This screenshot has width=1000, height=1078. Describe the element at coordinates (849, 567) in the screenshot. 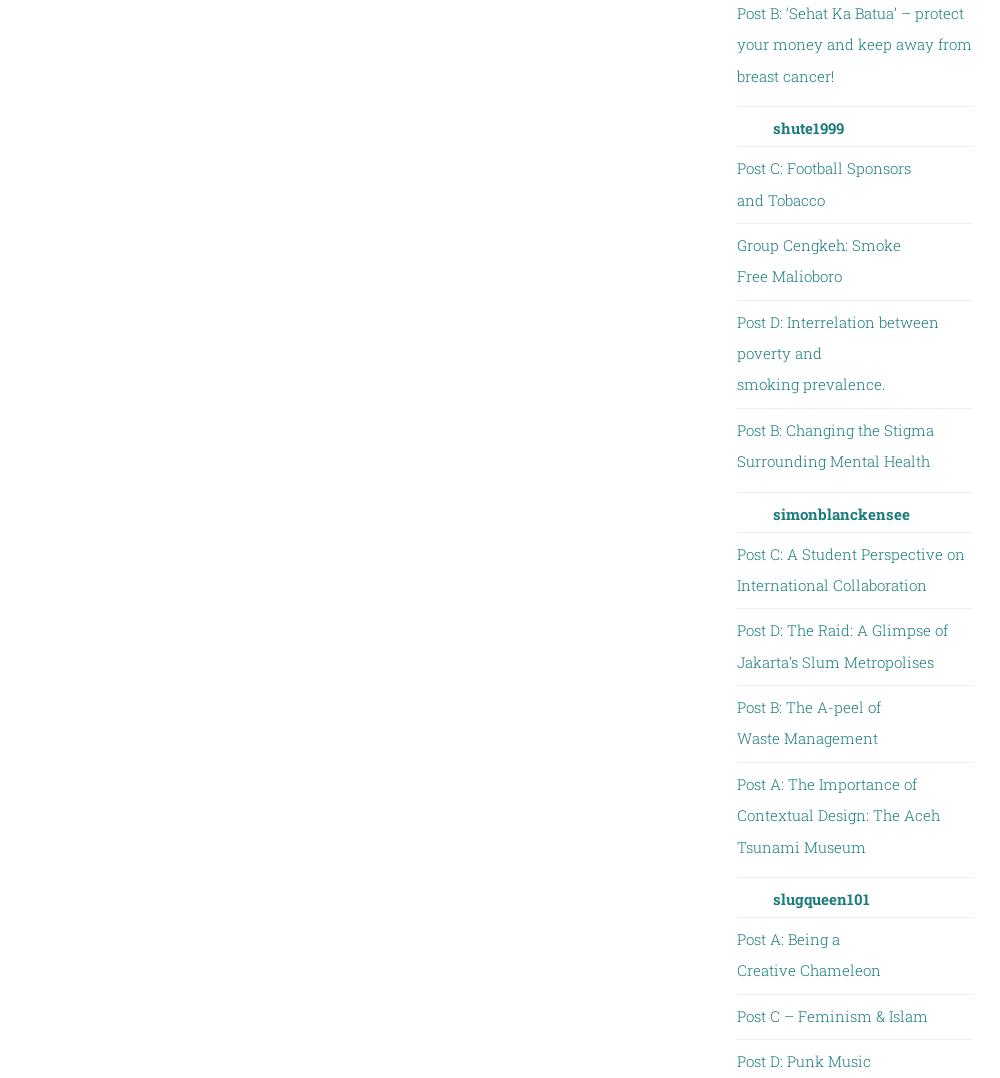

I see `'Post C: A Student Perspective on International Collaboration'` at that location.